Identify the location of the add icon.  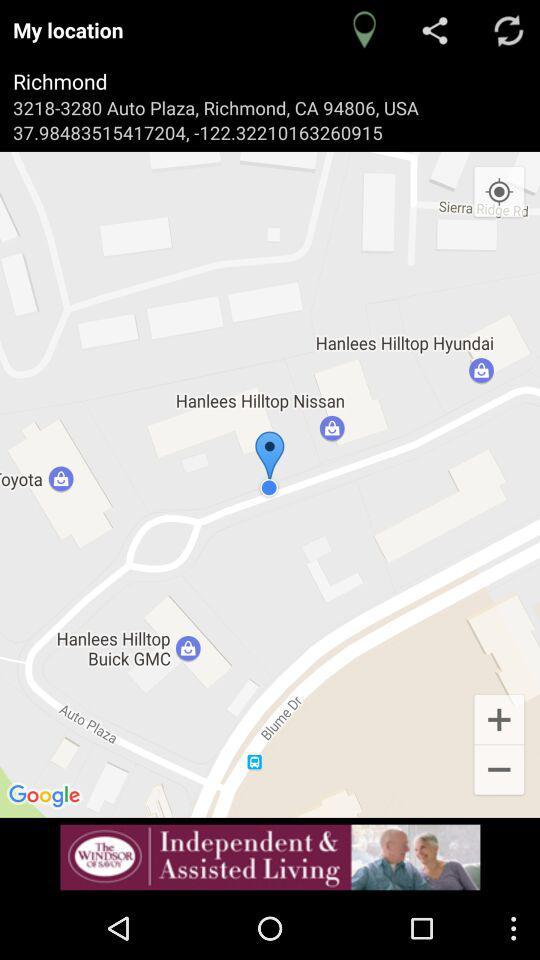
(498, 768).